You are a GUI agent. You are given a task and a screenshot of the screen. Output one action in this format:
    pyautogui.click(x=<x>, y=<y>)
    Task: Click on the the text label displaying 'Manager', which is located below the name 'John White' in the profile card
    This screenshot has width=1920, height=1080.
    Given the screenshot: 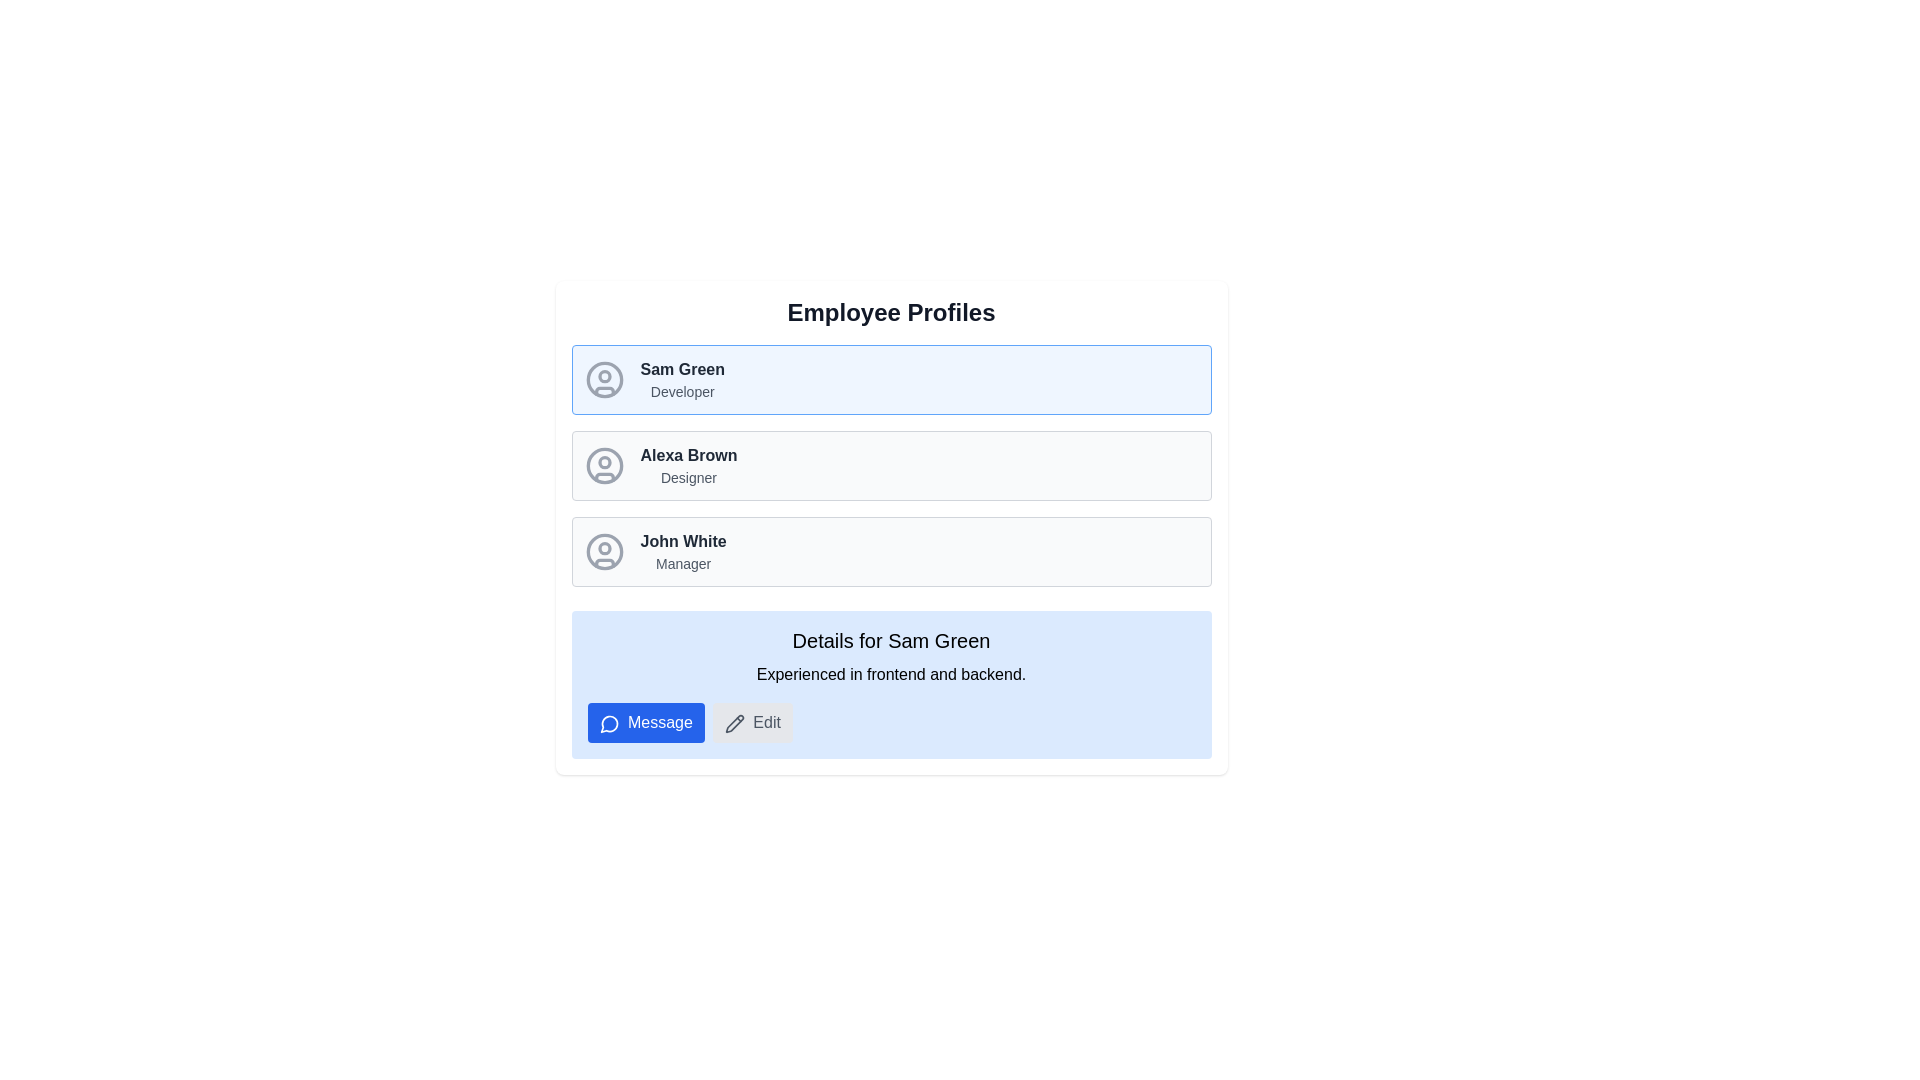 What is the action you would take?
    pyautogui.click(x=683, y=563)
    